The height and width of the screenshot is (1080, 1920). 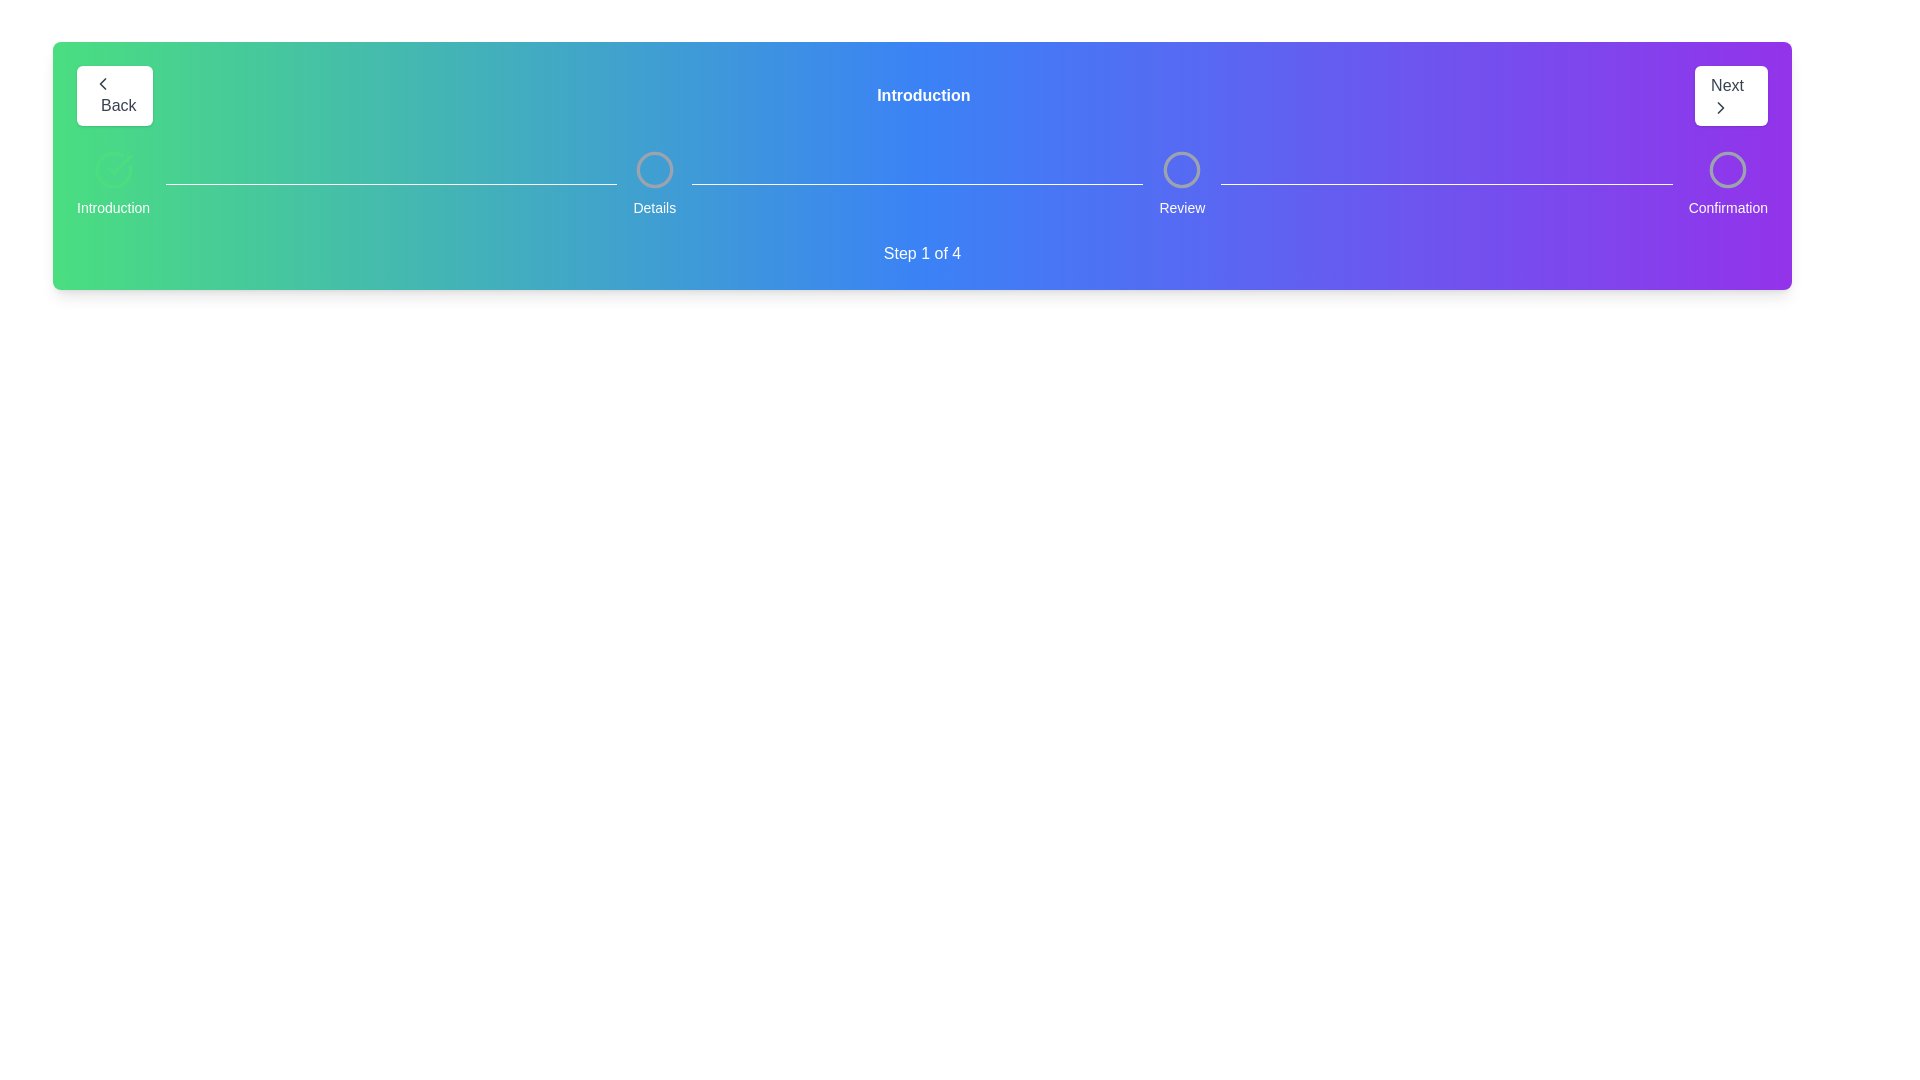 What do you see at coordinates (922, 96) in the screenshot?
I see `the static text label that indicates the current step's title as 'Introduction' in a multi-step process, positioned centrally between the 'Back' and 'Next' buttons` at bounding box center [922, 96].